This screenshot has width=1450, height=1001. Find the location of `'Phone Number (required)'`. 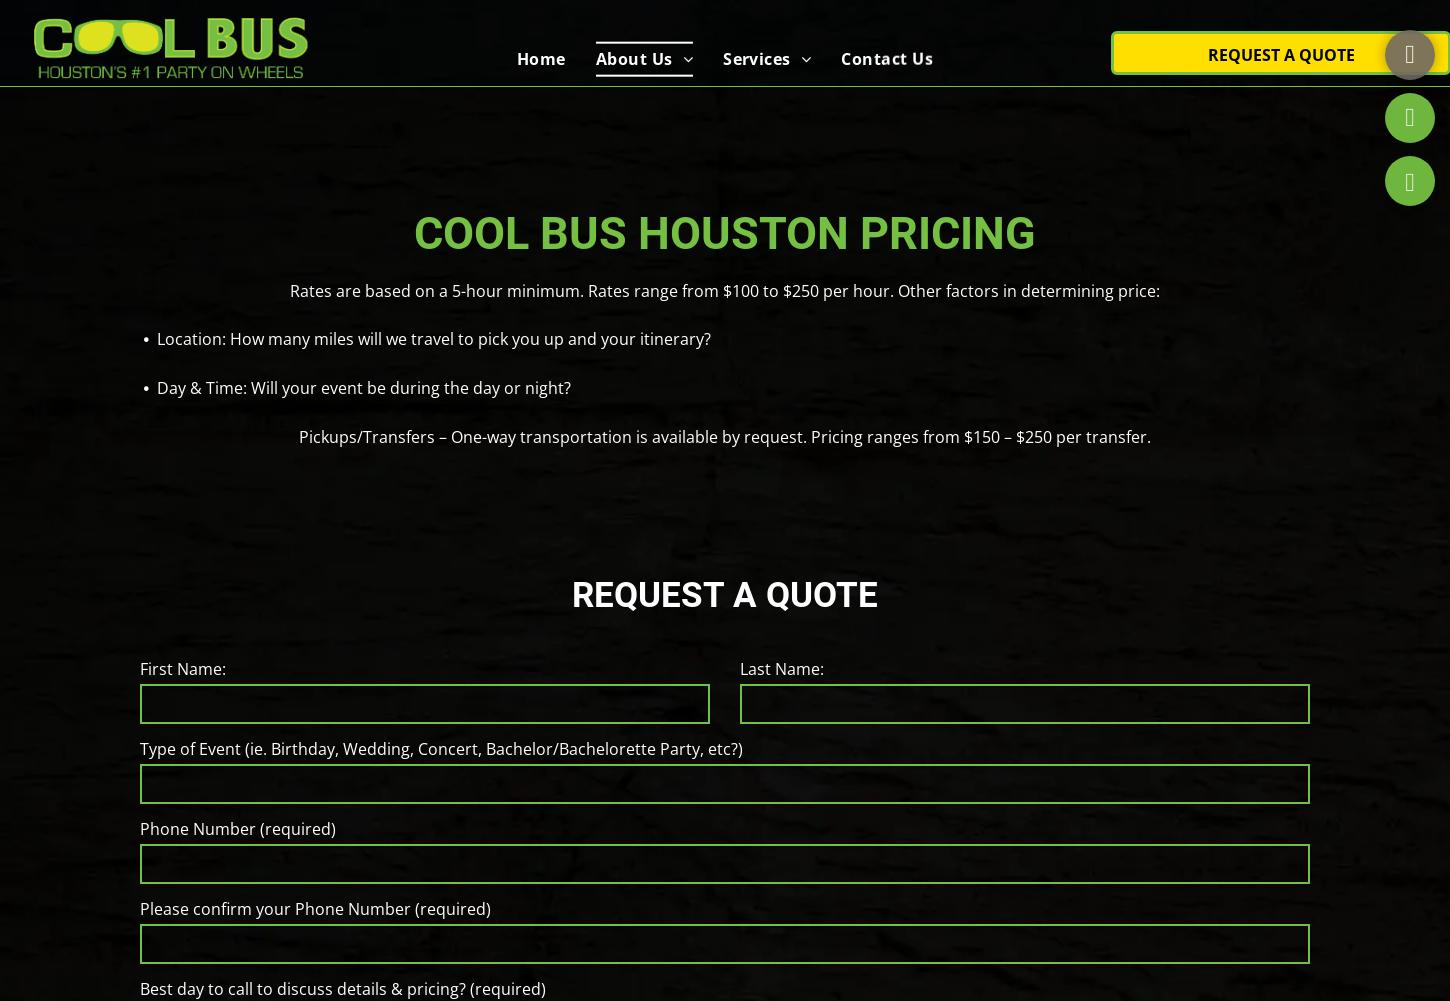

'Phone Number (required)' is located at coordinates (236, 828).